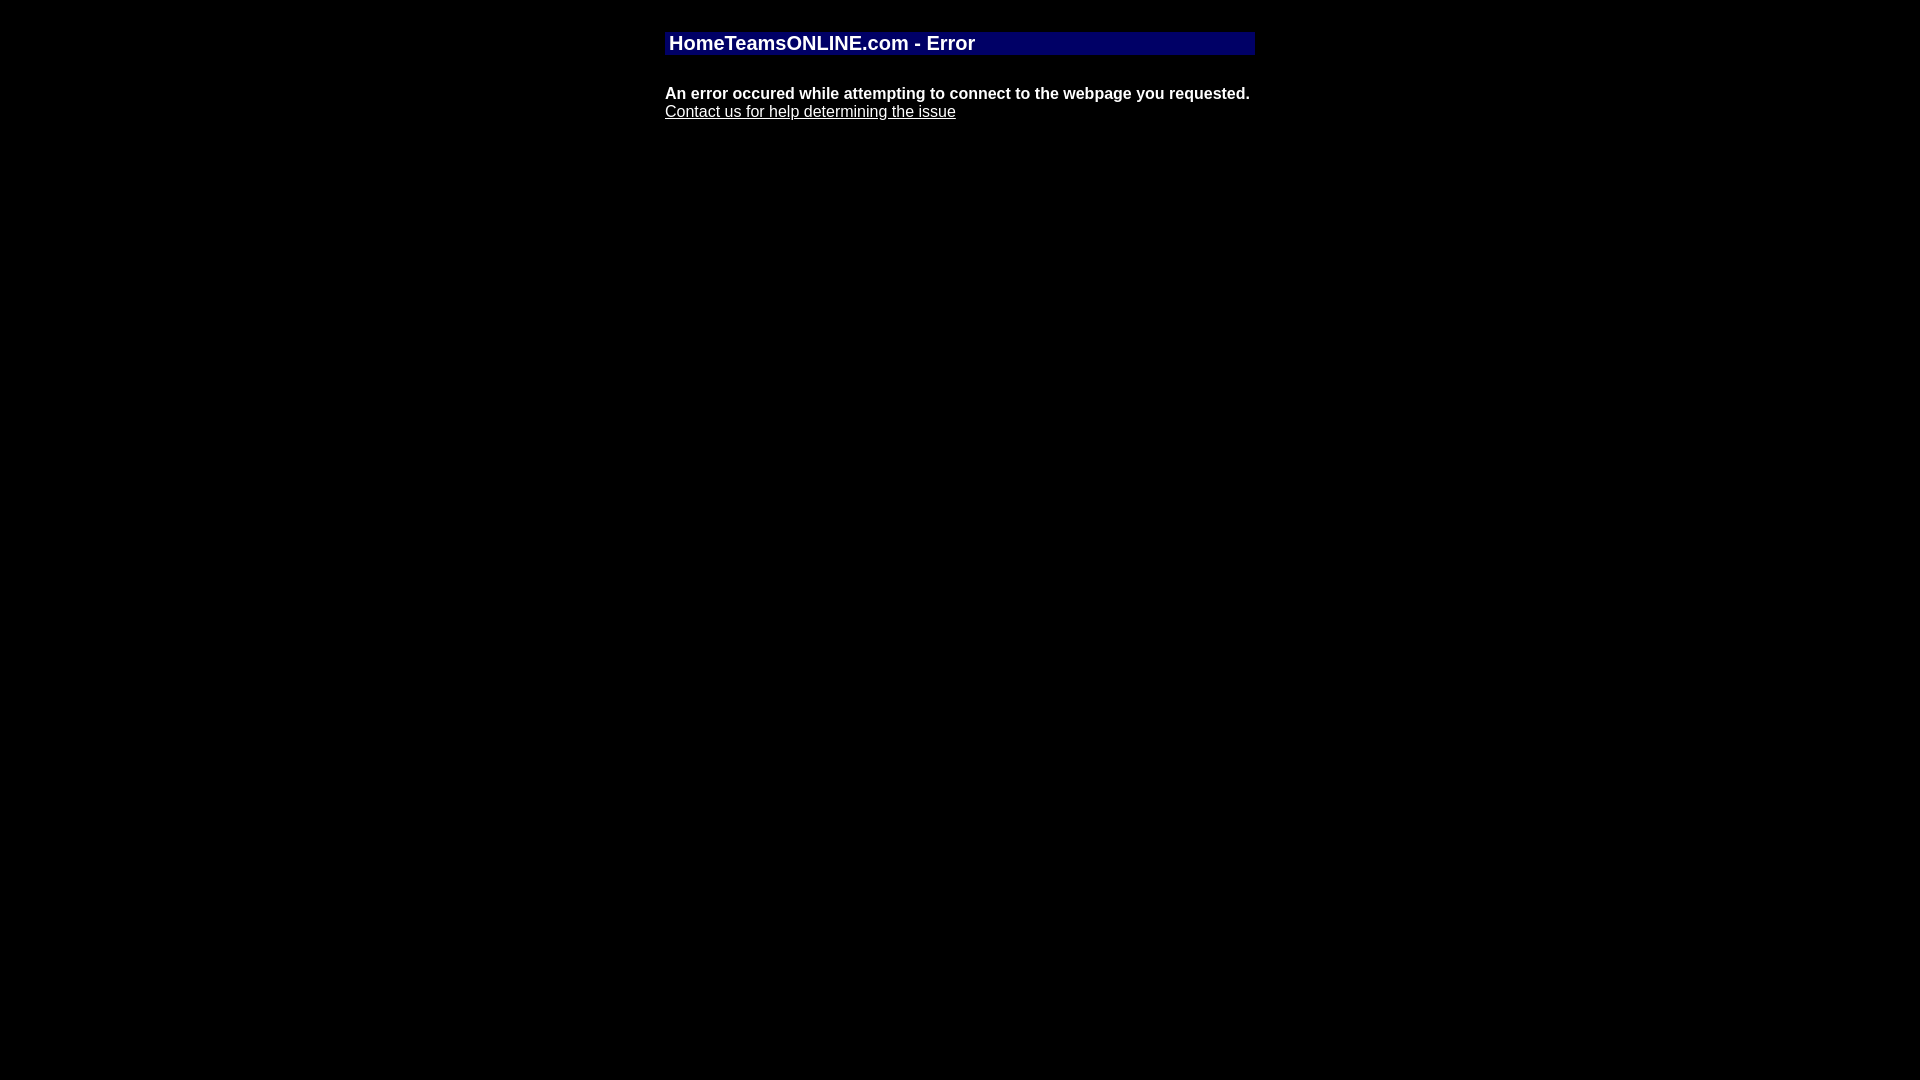 The image size is (1920, 1080). I want to click on 'Contact us for help determining the issue', so click(810, 111).